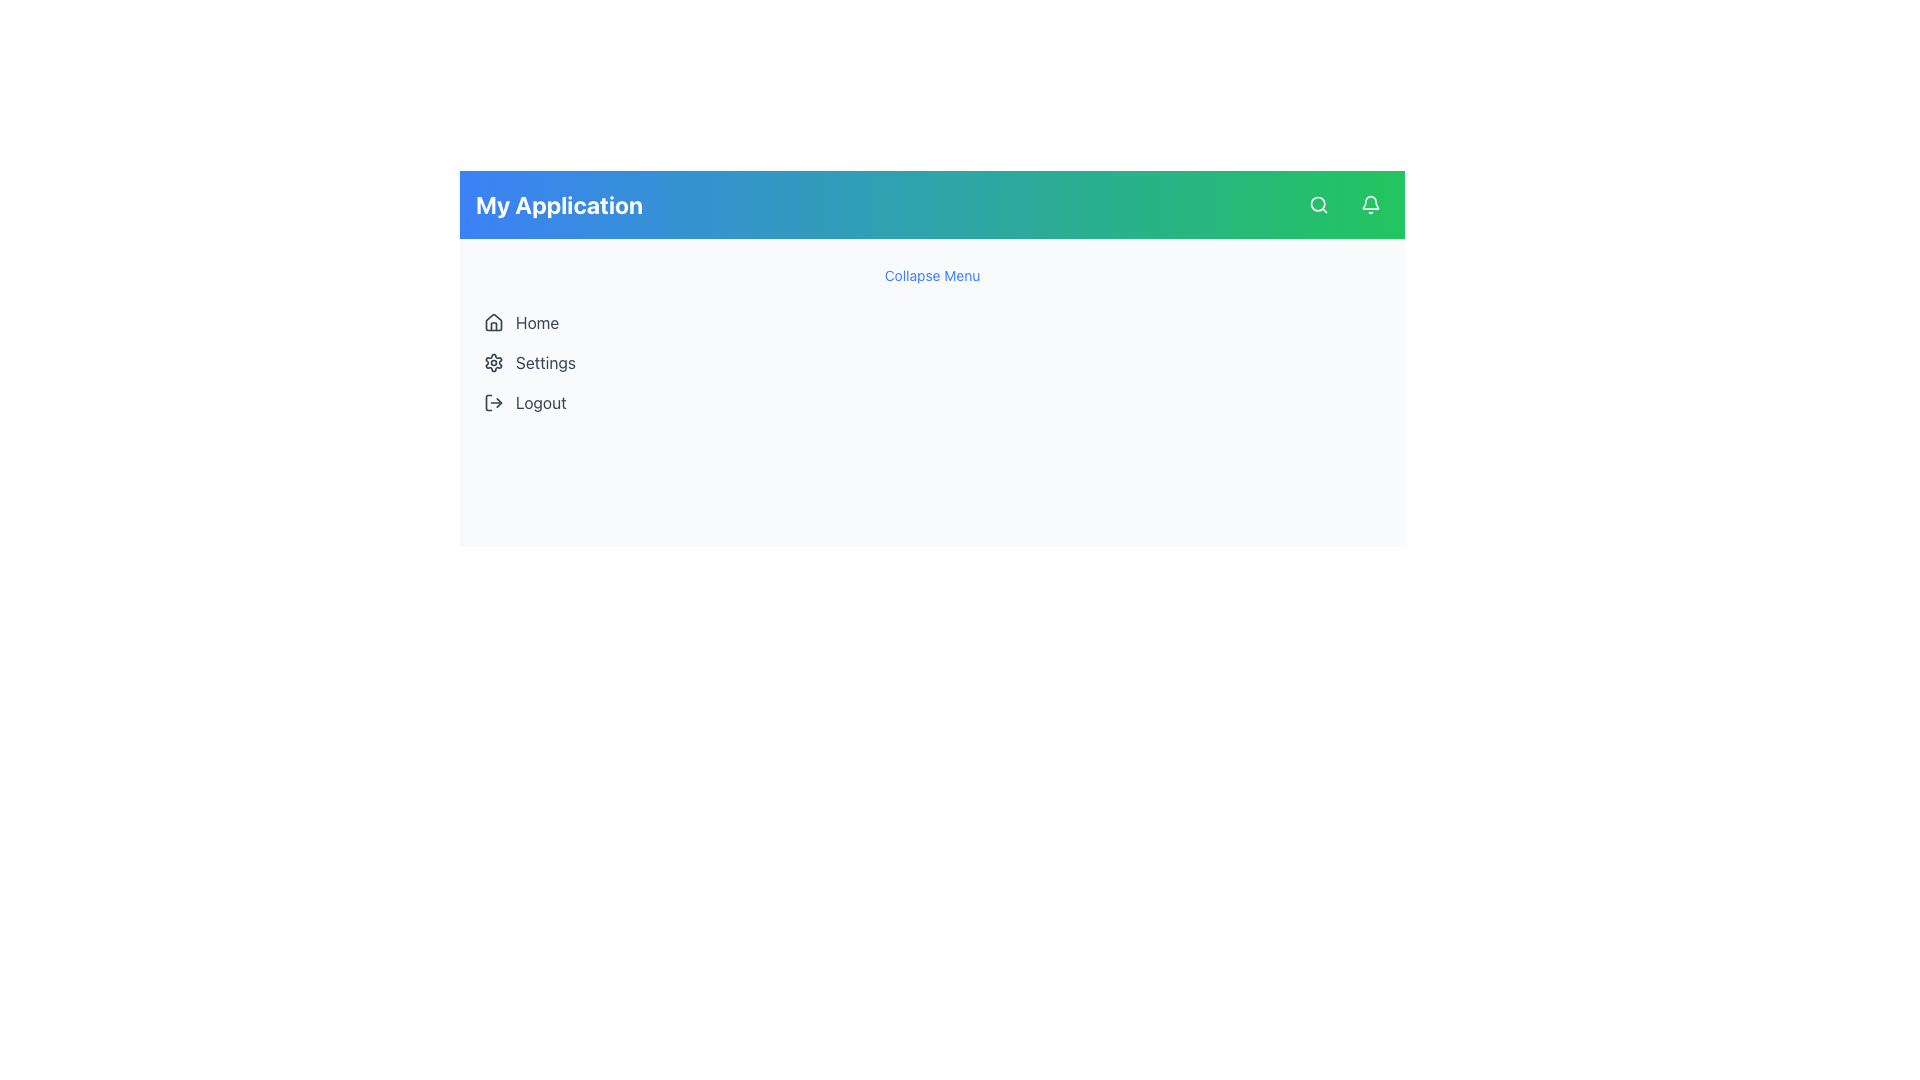 The image size is (1920, 1080). I want to click on the notification button located horizontally in the layout, which is the second interactive element from the right side, so click(1370, 204).